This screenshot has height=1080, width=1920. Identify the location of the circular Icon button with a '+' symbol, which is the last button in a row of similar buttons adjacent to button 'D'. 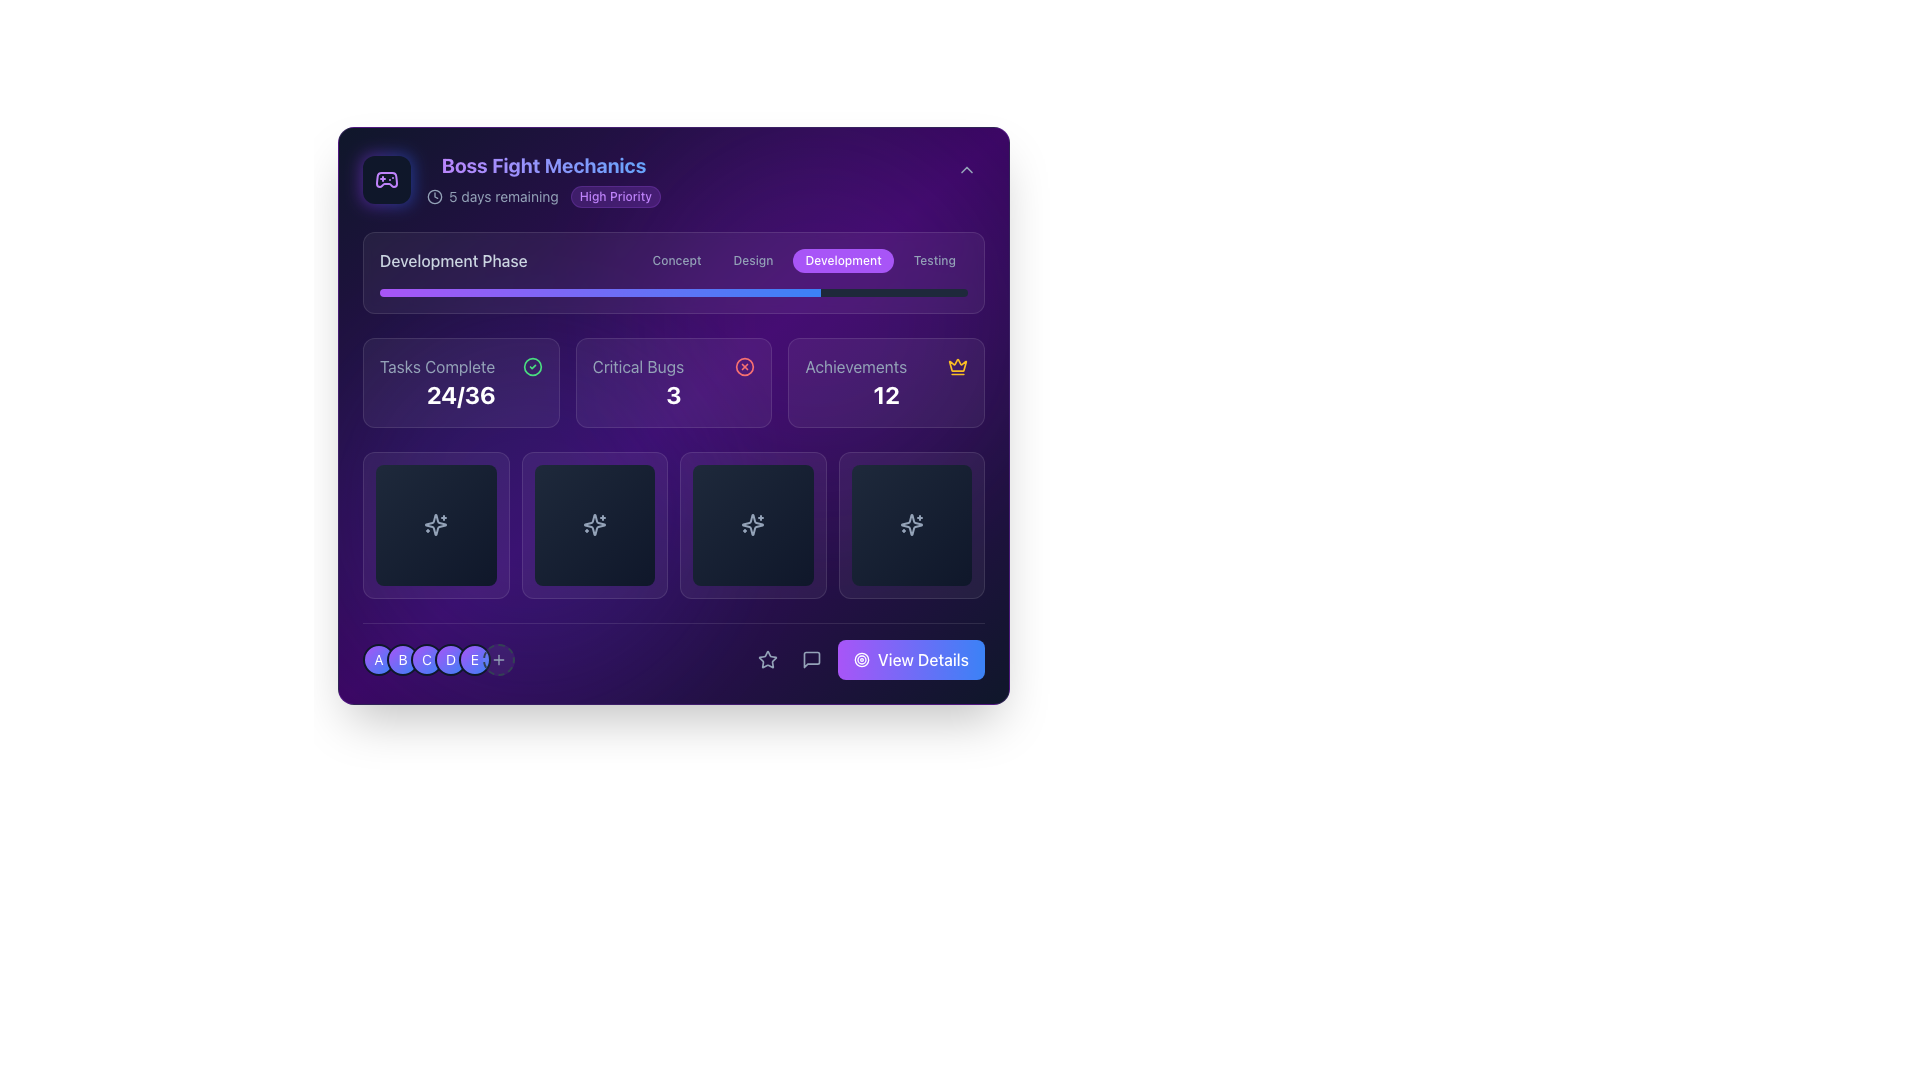
(499, 659).